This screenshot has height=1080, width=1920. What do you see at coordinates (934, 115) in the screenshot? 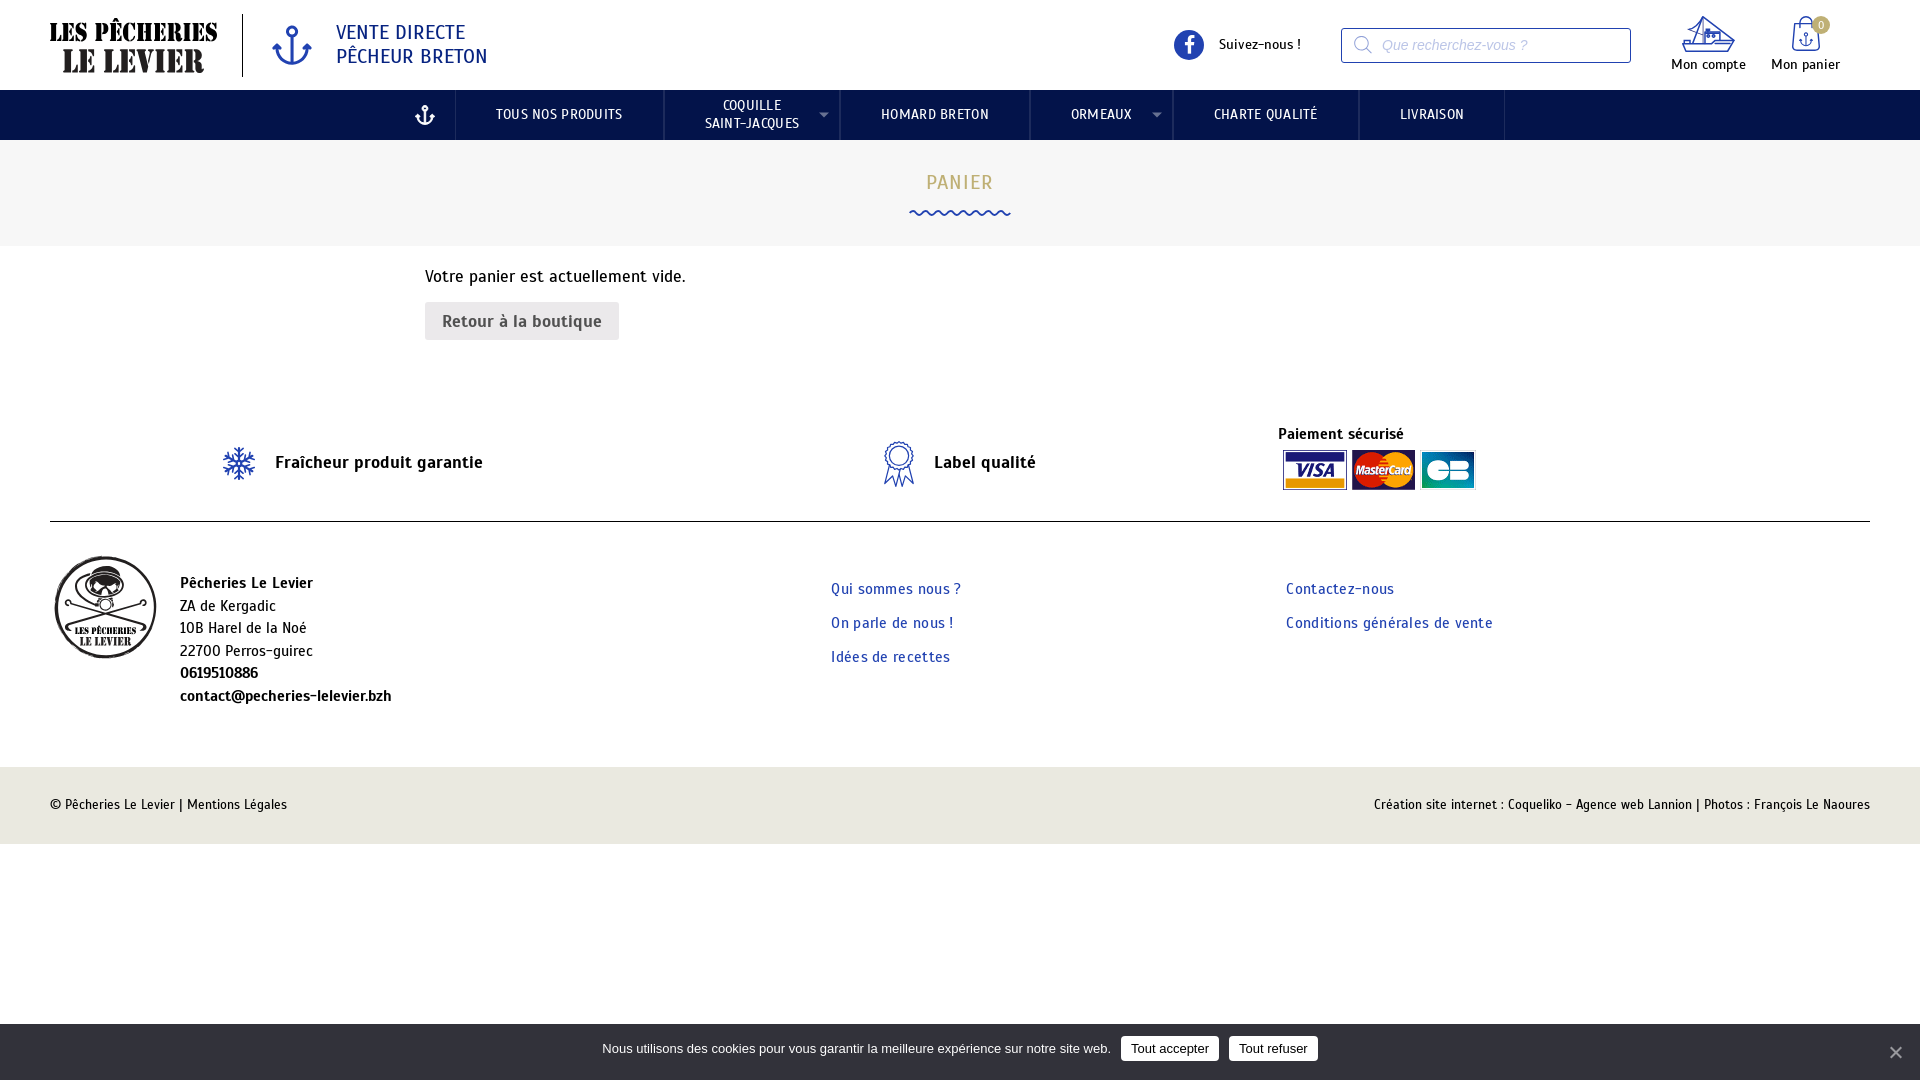
I see `'HOMARD BRETON'` at bounding box center [934, 115].